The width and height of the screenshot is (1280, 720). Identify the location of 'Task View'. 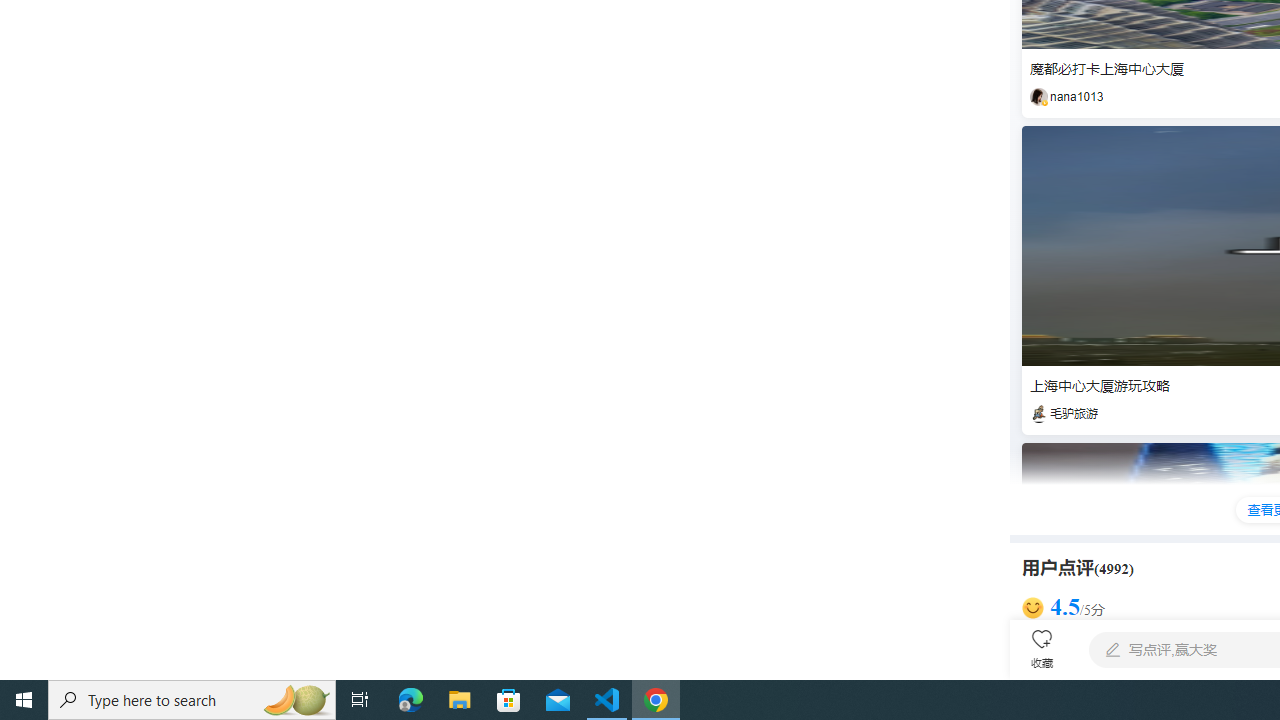
(359, 698).